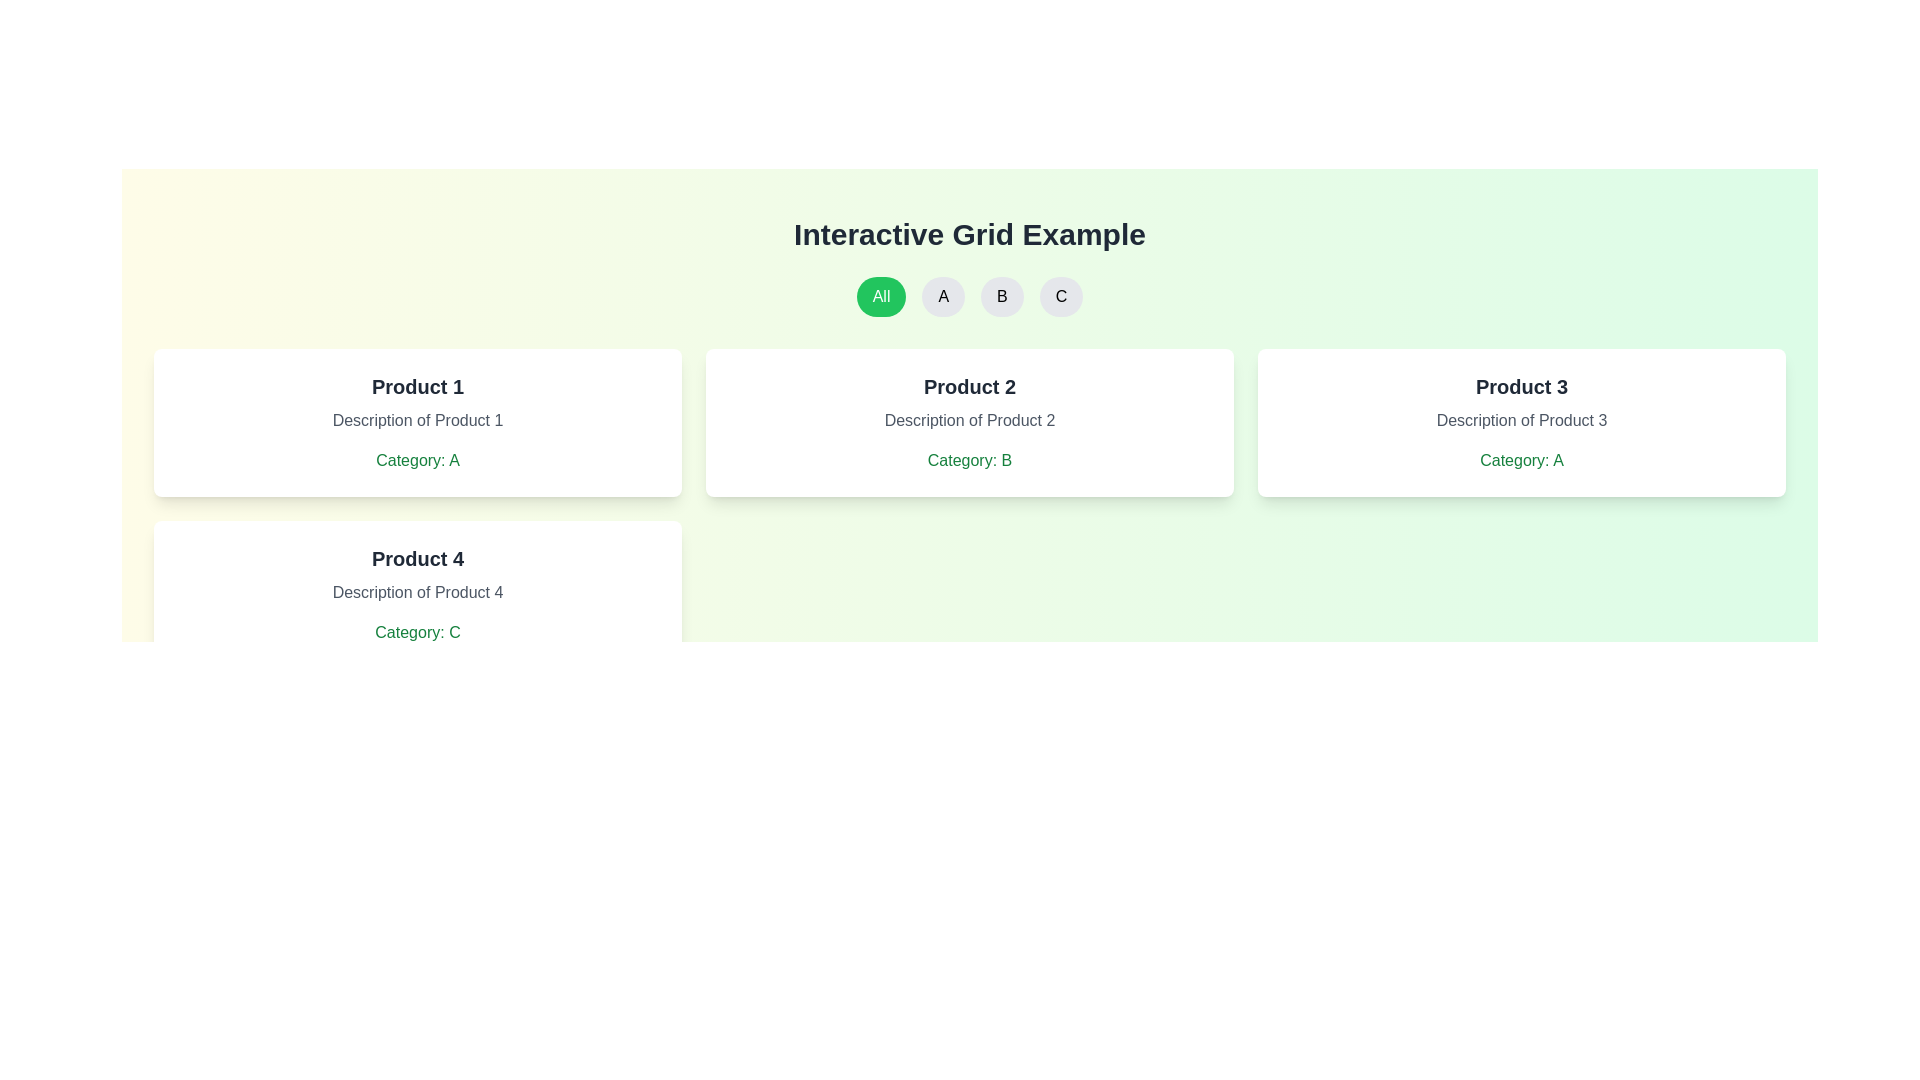 Image resolution: width=1920 pixels, height=1080 pixels. I want to click on the green bold text label reading 'Category: A' located at the bottom section of the 'Product 1' card, so click(416, 461).